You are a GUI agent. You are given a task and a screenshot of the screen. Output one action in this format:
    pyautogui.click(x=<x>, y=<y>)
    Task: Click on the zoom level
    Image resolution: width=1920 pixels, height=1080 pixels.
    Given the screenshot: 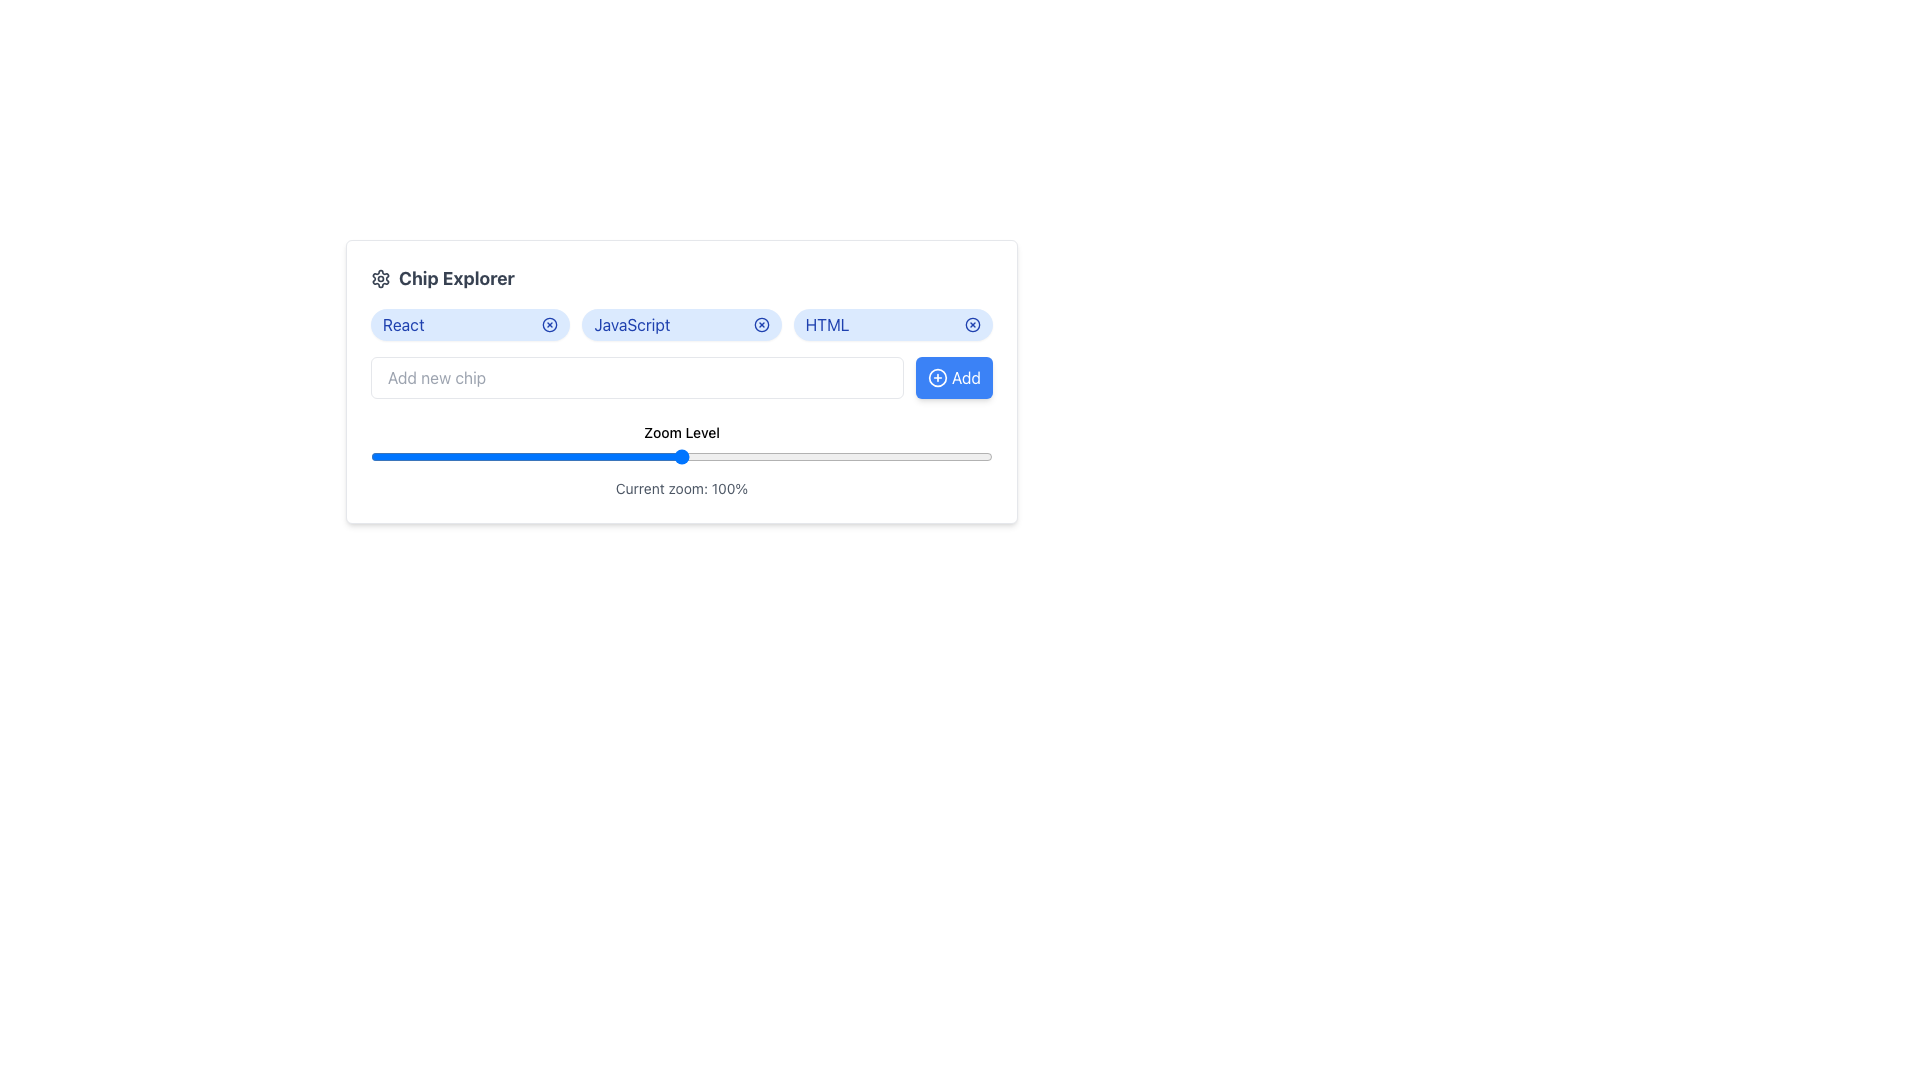 What is the action you would take?
    pyautogui.click(x=625, y=456)
    